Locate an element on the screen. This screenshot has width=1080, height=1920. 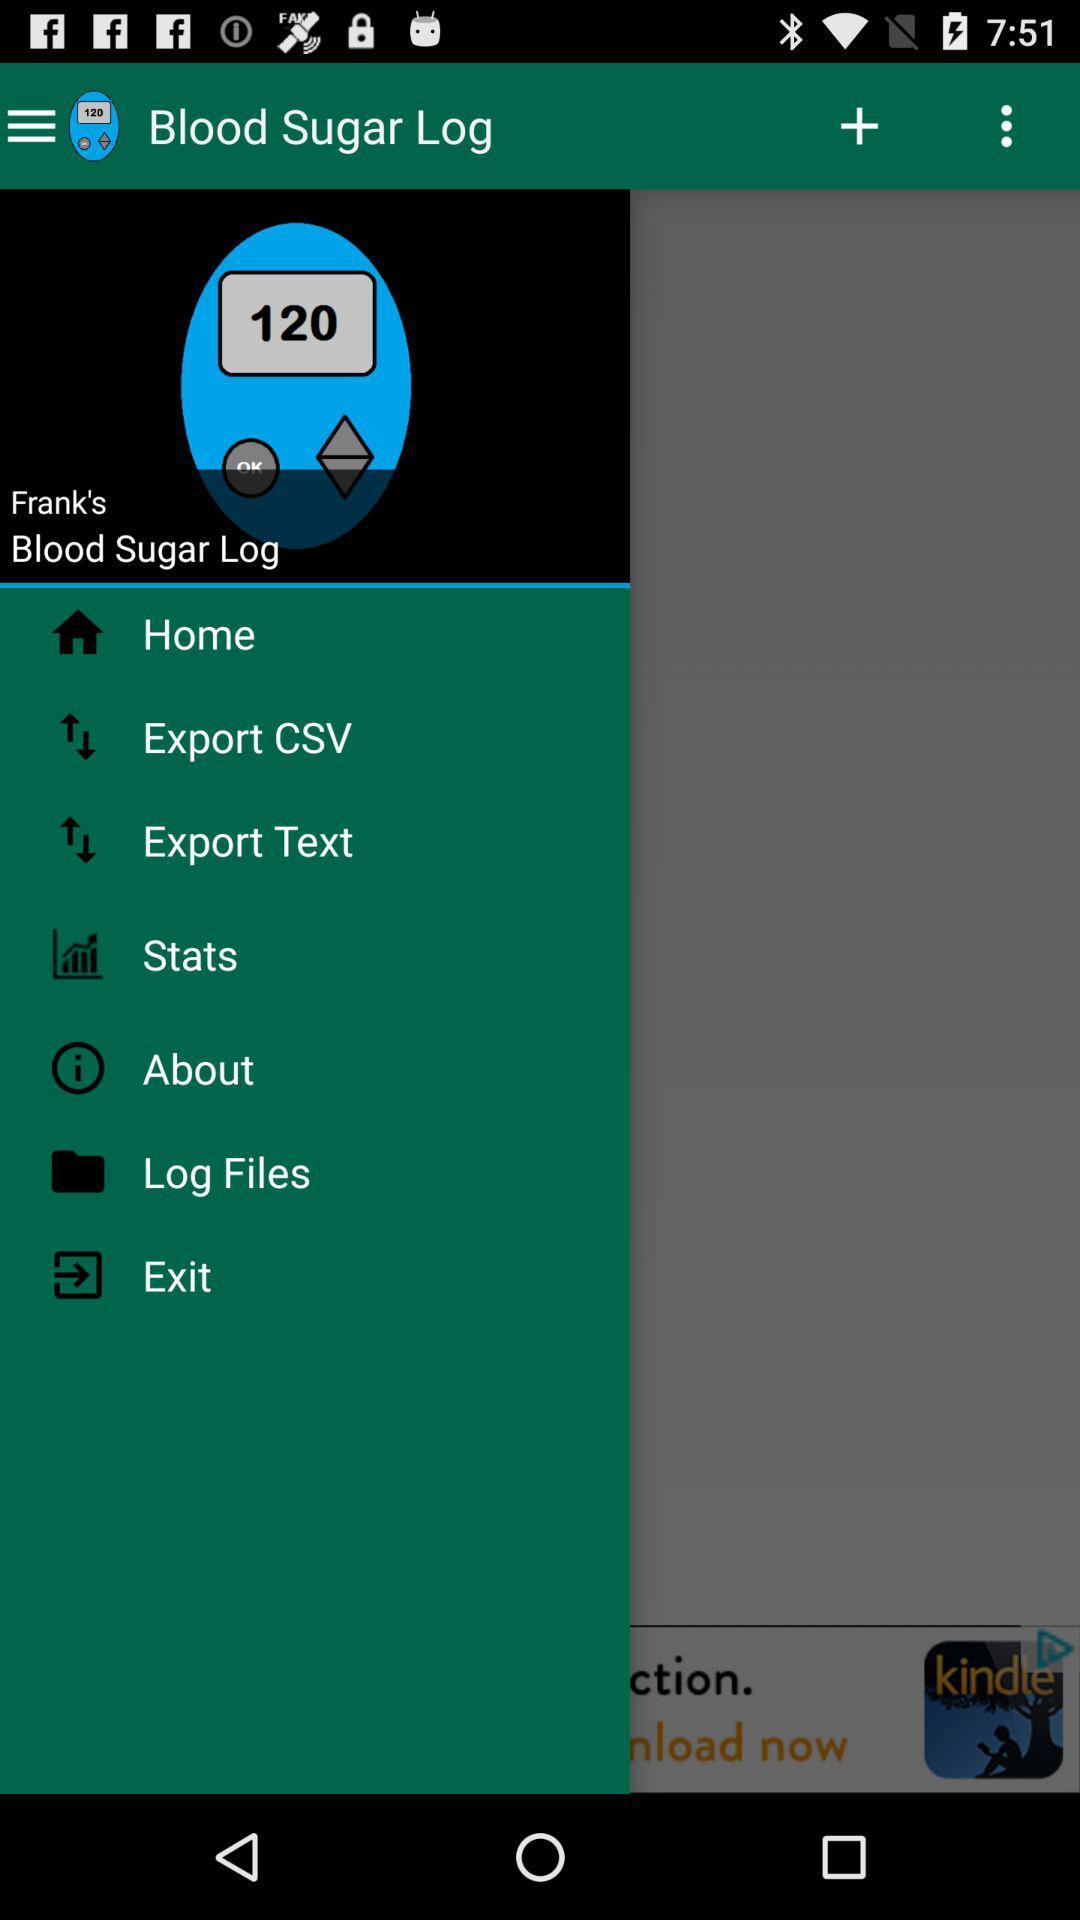
the item above log files app is located at coordinates (249, 1067).